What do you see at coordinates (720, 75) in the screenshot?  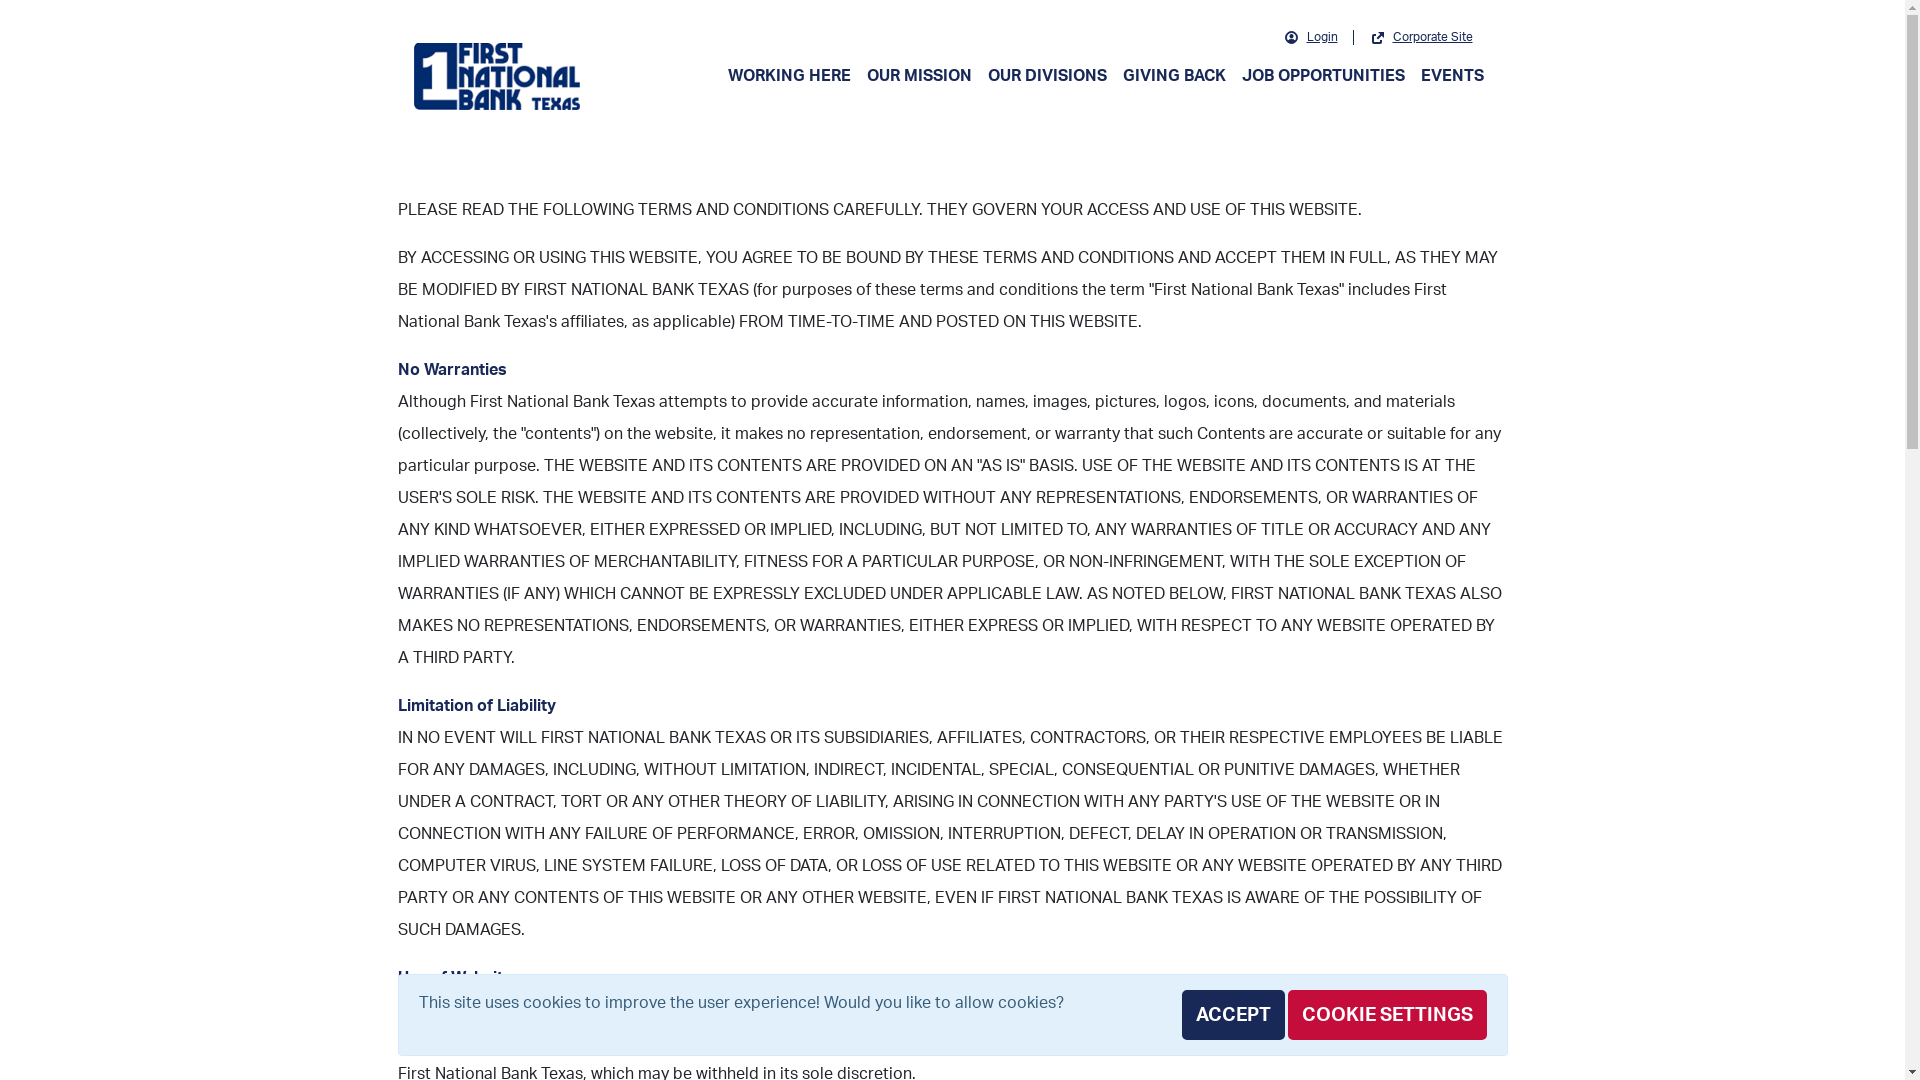 I see `'WORKING HERE'` at bounding box center [720, 75].